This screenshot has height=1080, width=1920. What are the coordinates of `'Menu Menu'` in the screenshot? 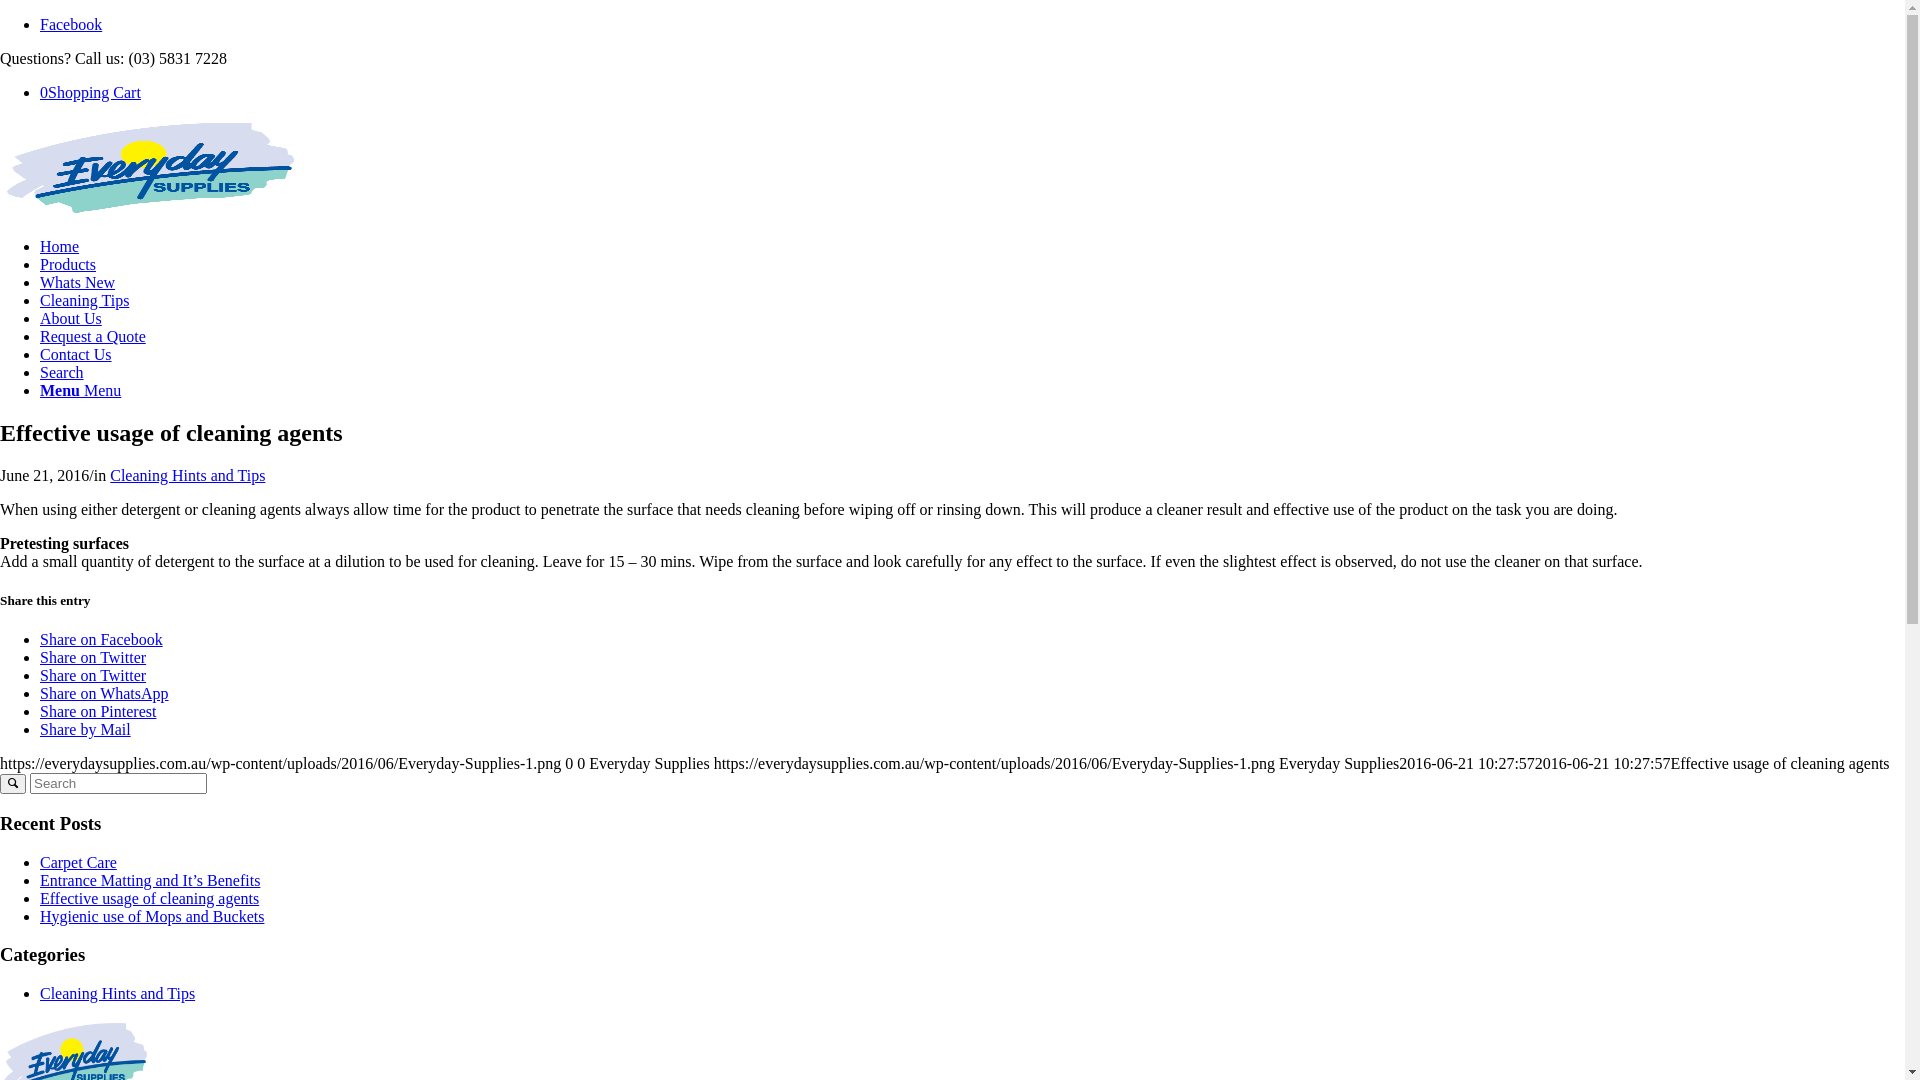 It's located at (80, 390).